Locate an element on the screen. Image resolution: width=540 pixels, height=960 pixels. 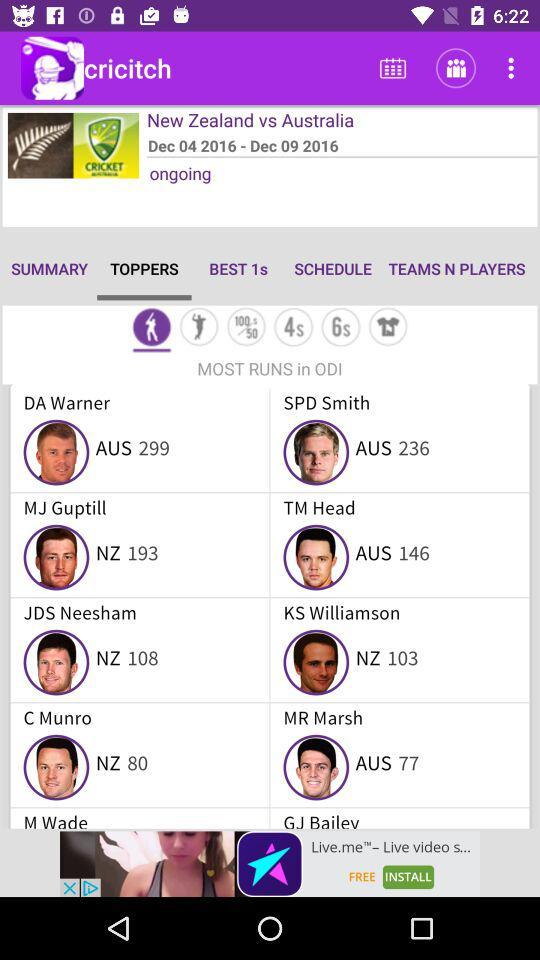
menu button is located at coordinates (292, 329).